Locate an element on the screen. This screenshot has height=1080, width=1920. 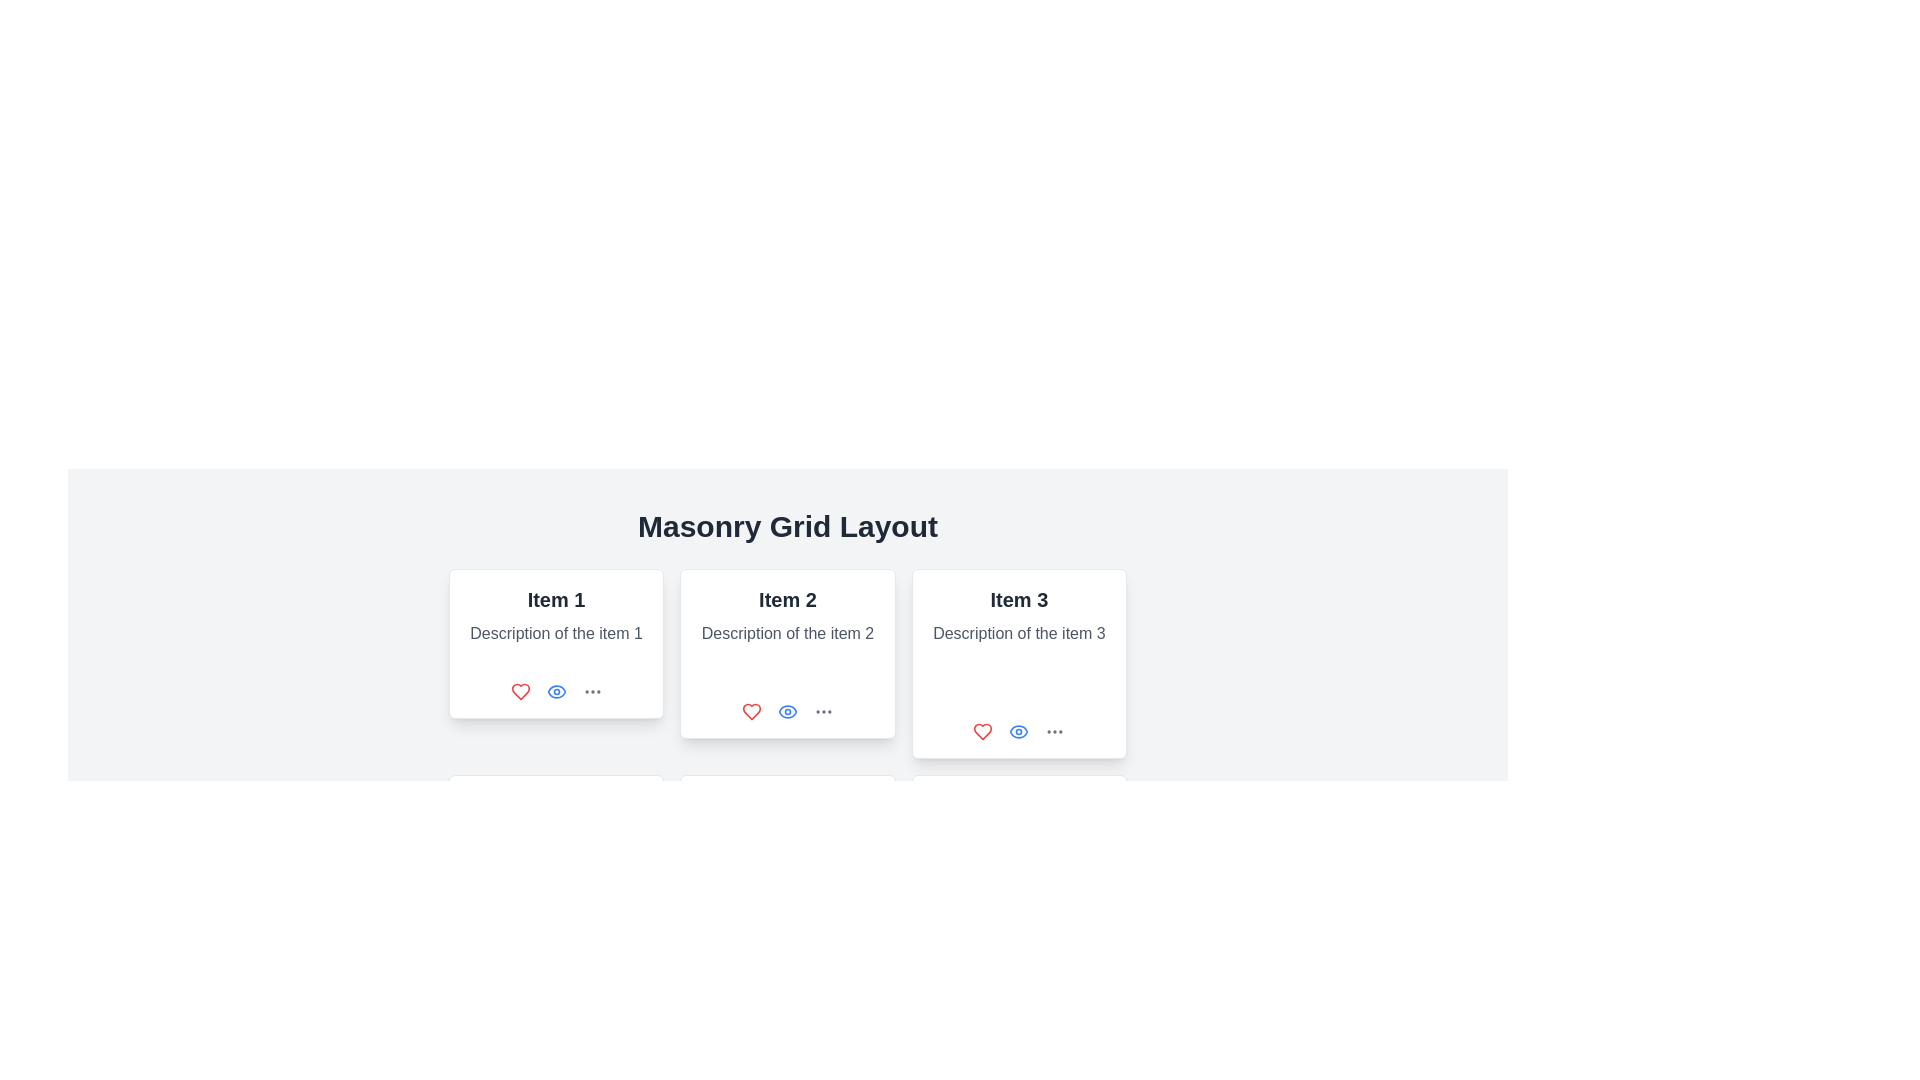
the third icon from the left, represented by three horizontal dots, to change its color is located at coordinates (1054, 732).